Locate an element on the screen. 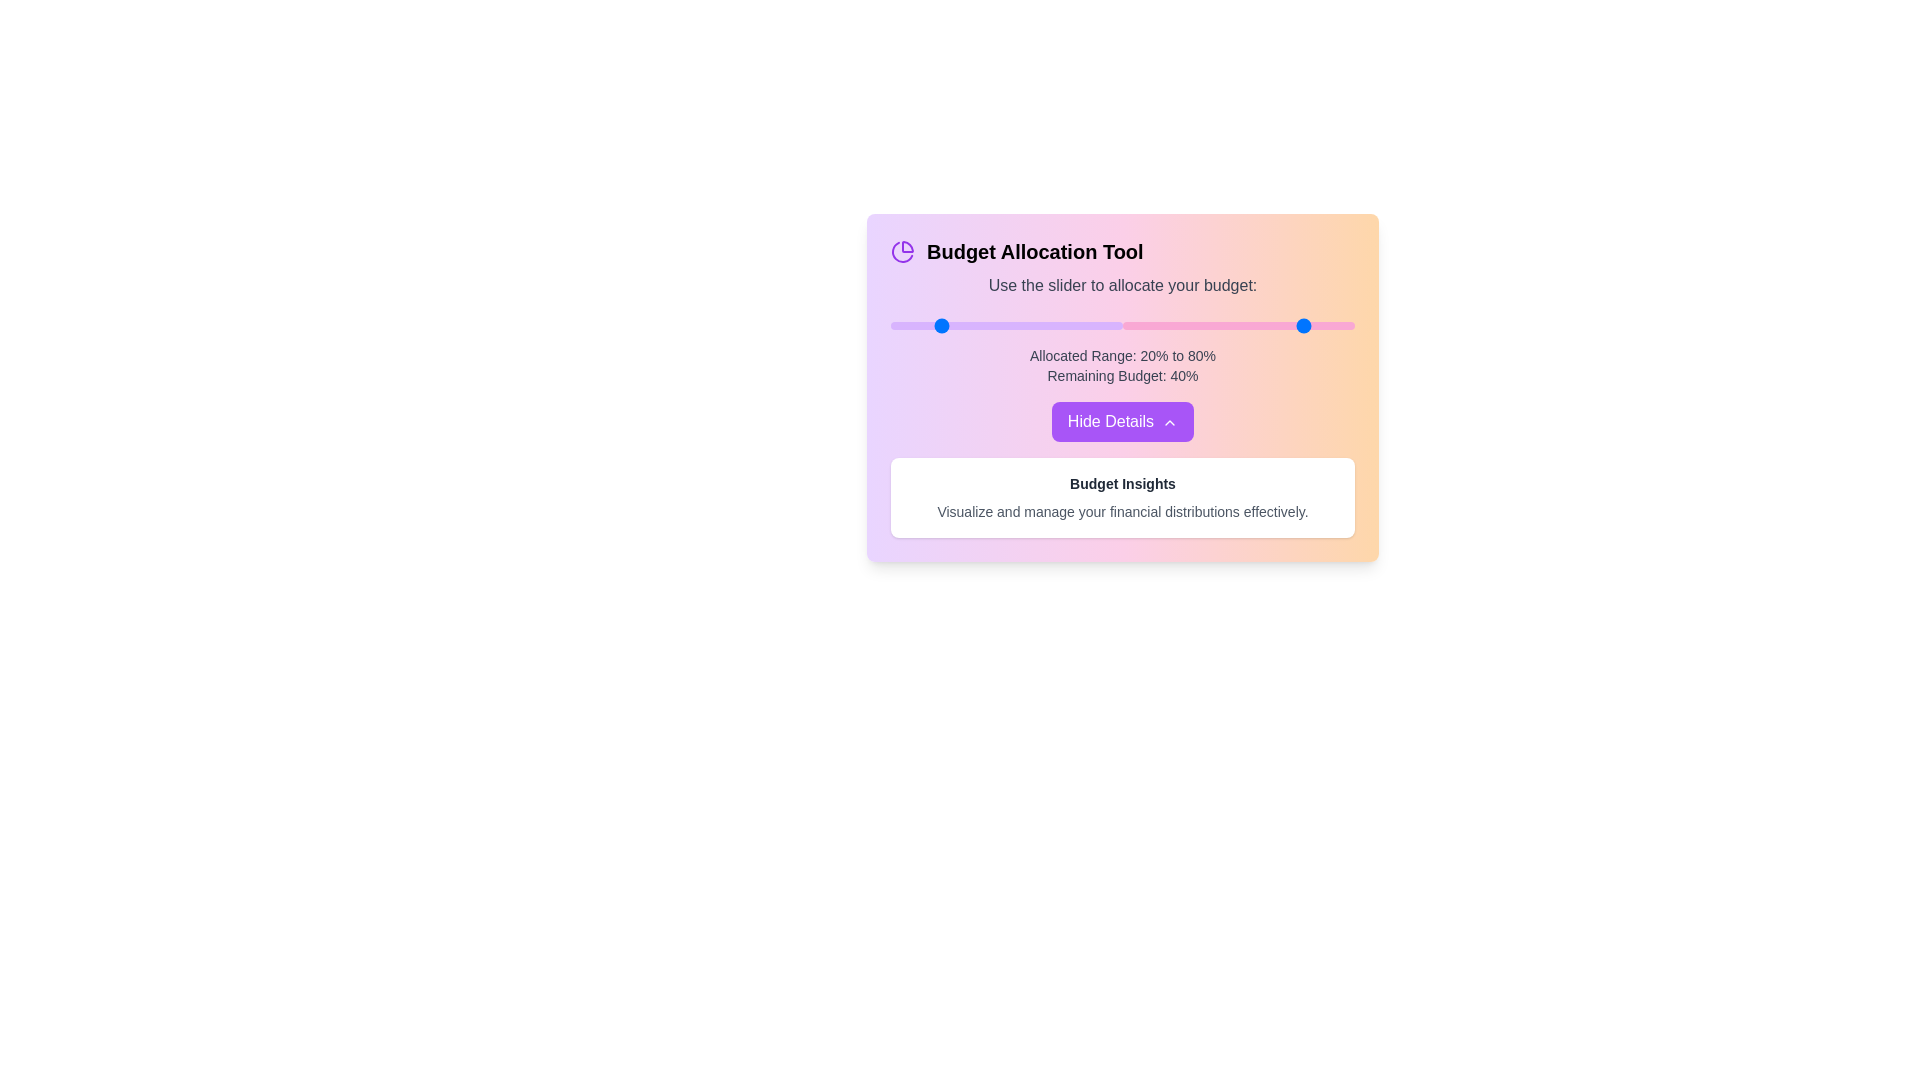 The height and width of the screenshot is (1080, 1920). the first slider to set the starting percentage to 33 is located at coordinates (967, 325).